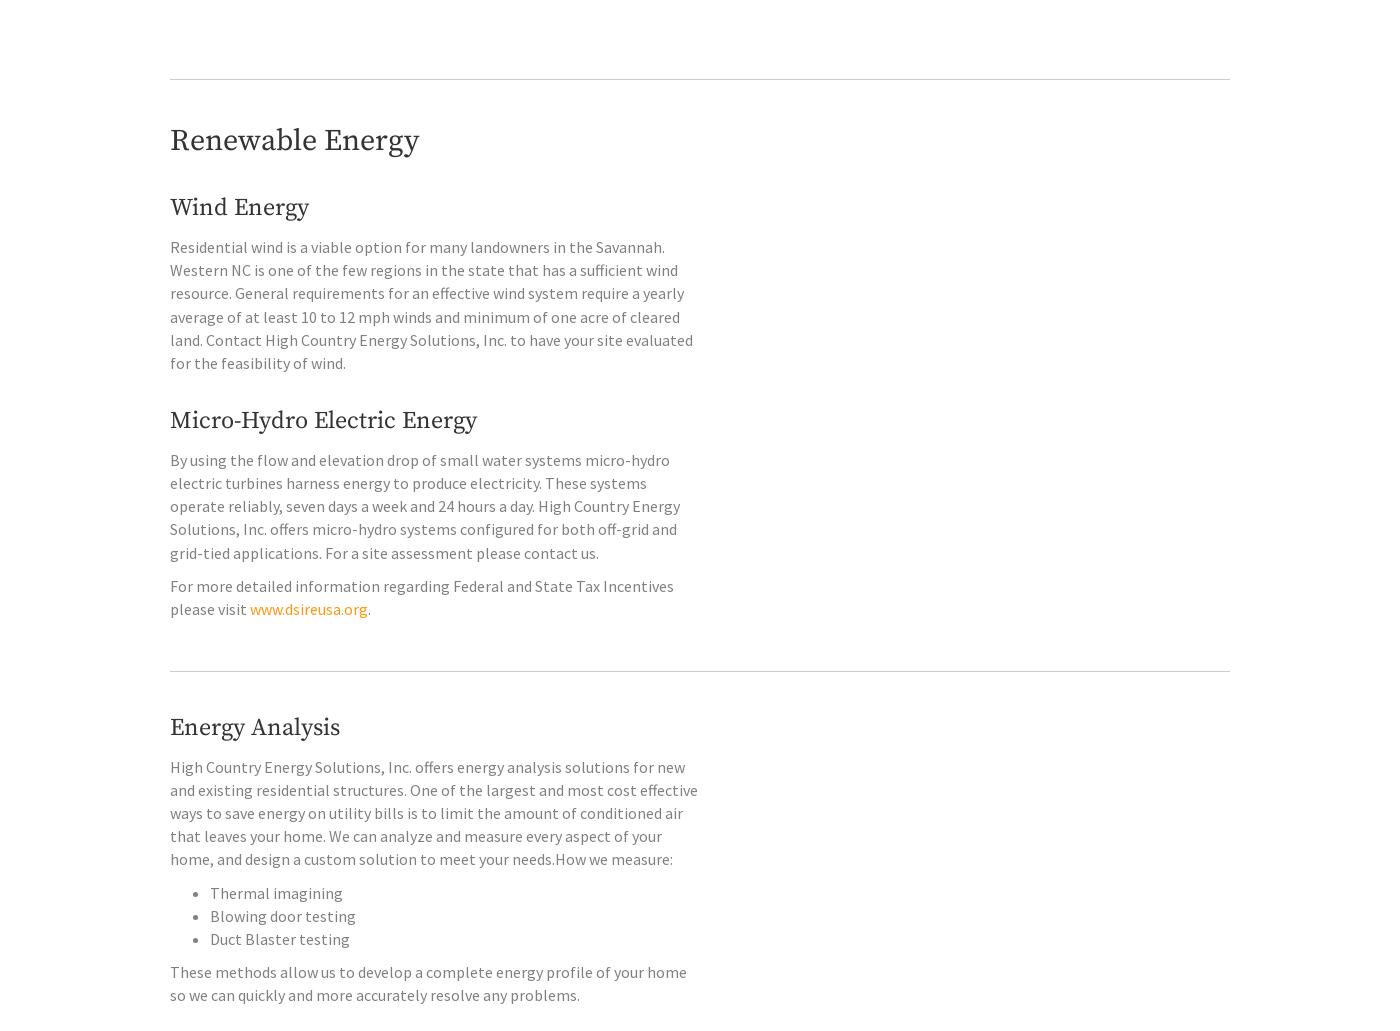  I want to click on 'Micro-Hydro Electric Energy', so click(323, 463).